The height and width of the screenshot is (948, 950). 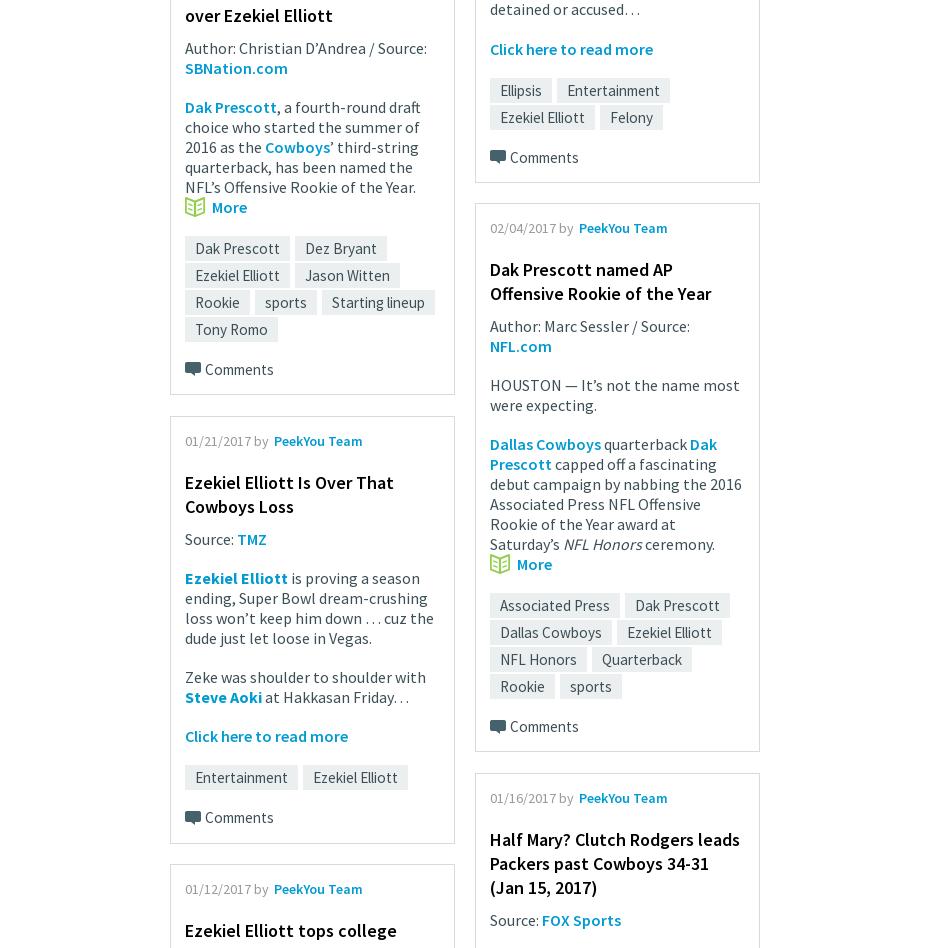 What do you see at coordinates (678, 543) in the screenshot?
I see `'ceremony.'` at bounding box center [678, 543].